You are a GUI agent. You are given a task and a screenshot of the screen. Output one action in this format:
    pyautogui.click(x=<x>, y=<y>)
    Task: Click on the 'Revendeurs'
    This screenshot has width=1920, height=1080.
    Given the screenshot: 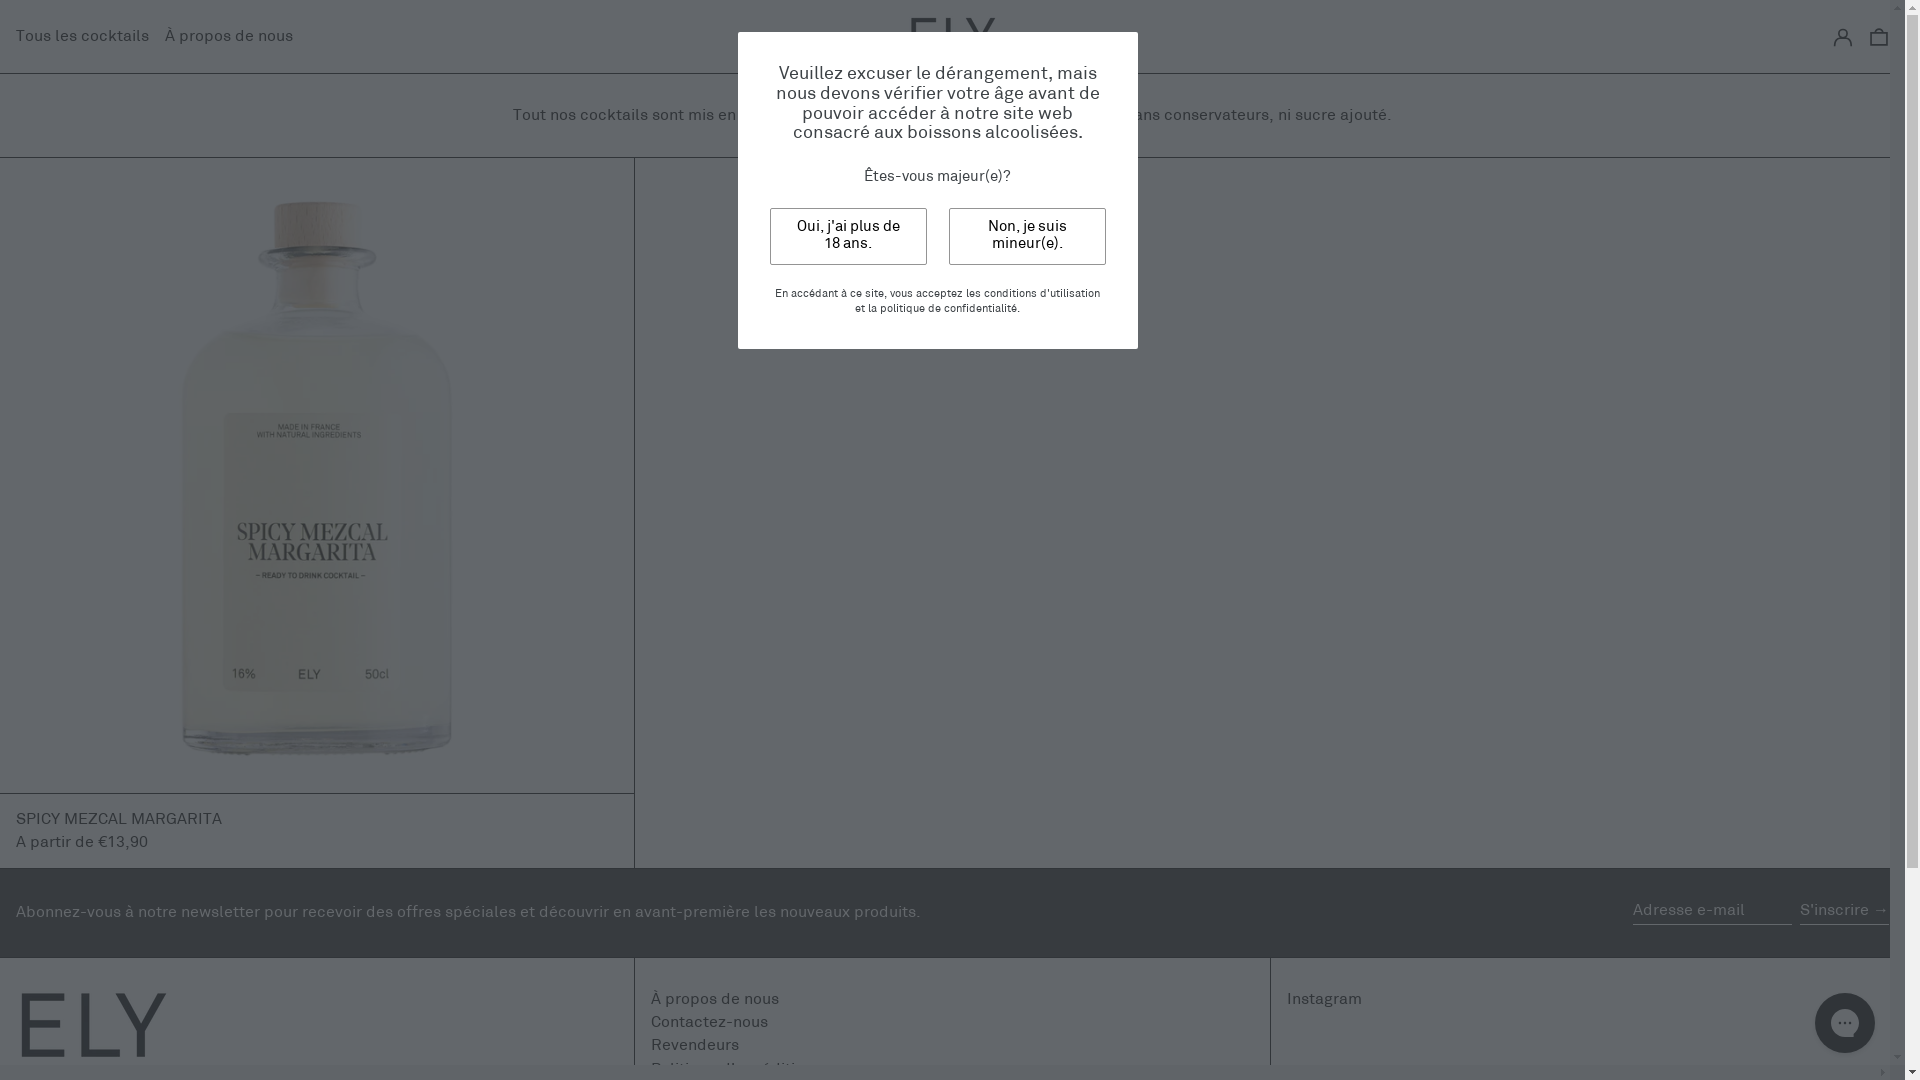 What is the action you would take?
    pyautogui.click(x=695, y=1044)
    